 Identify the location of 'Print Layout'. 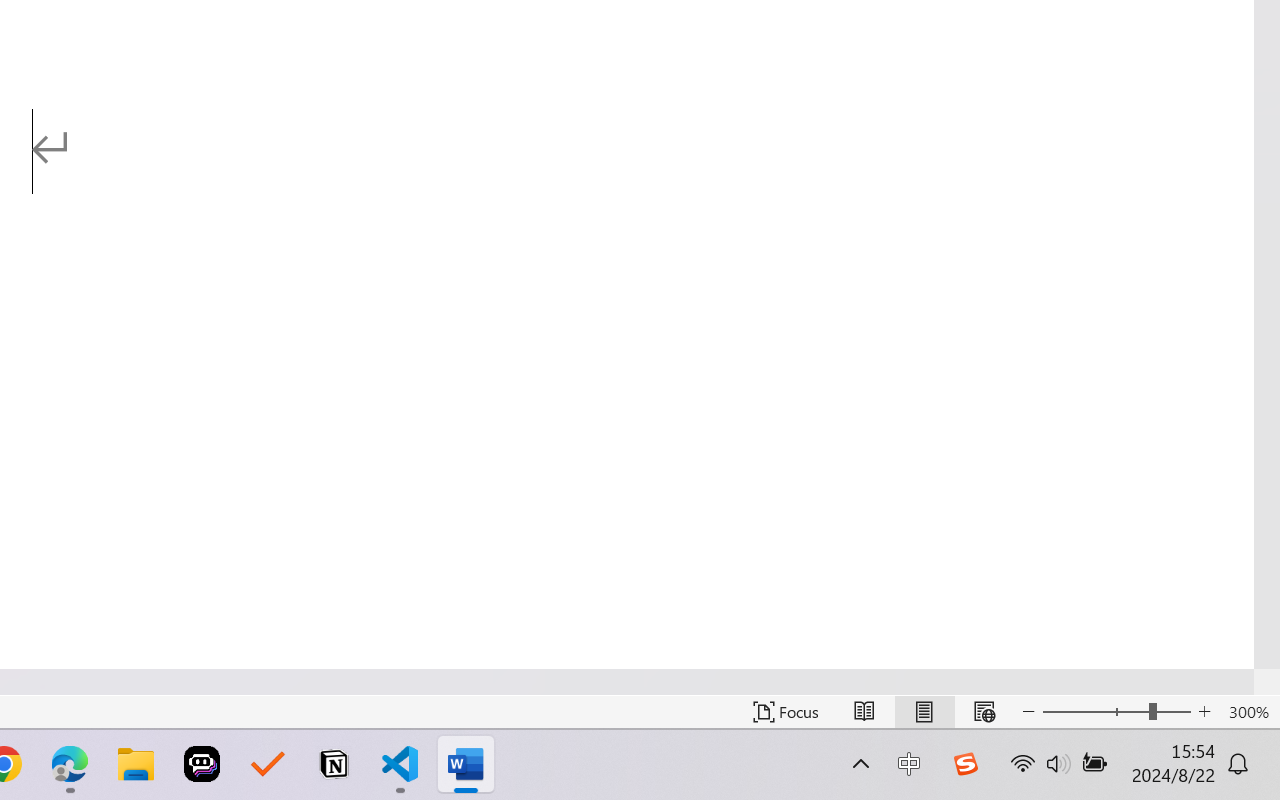
(923, 711).